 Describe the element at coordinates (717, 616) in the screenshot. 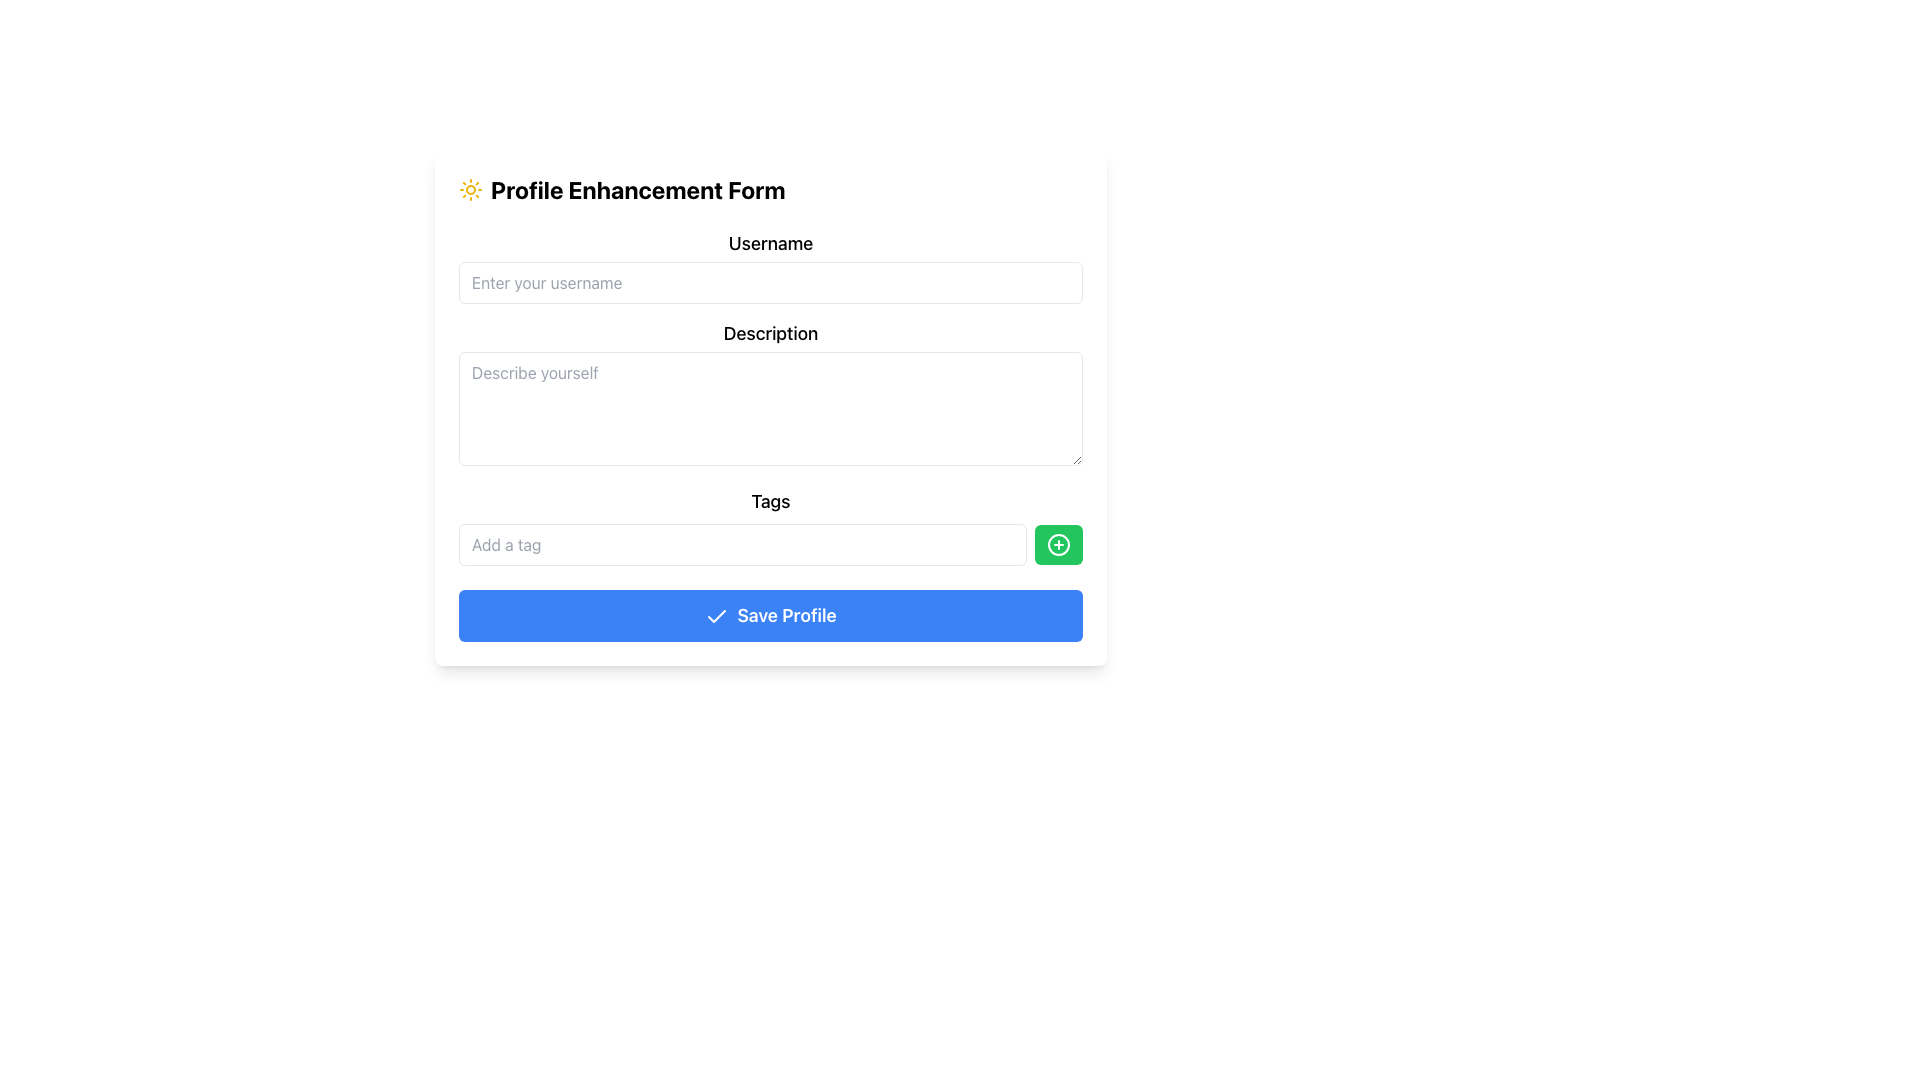

I see `the checkmark icon located inside the 'Save Profile' button, which has a blue background and is styled with a thin outline and rounded edges` at that location.